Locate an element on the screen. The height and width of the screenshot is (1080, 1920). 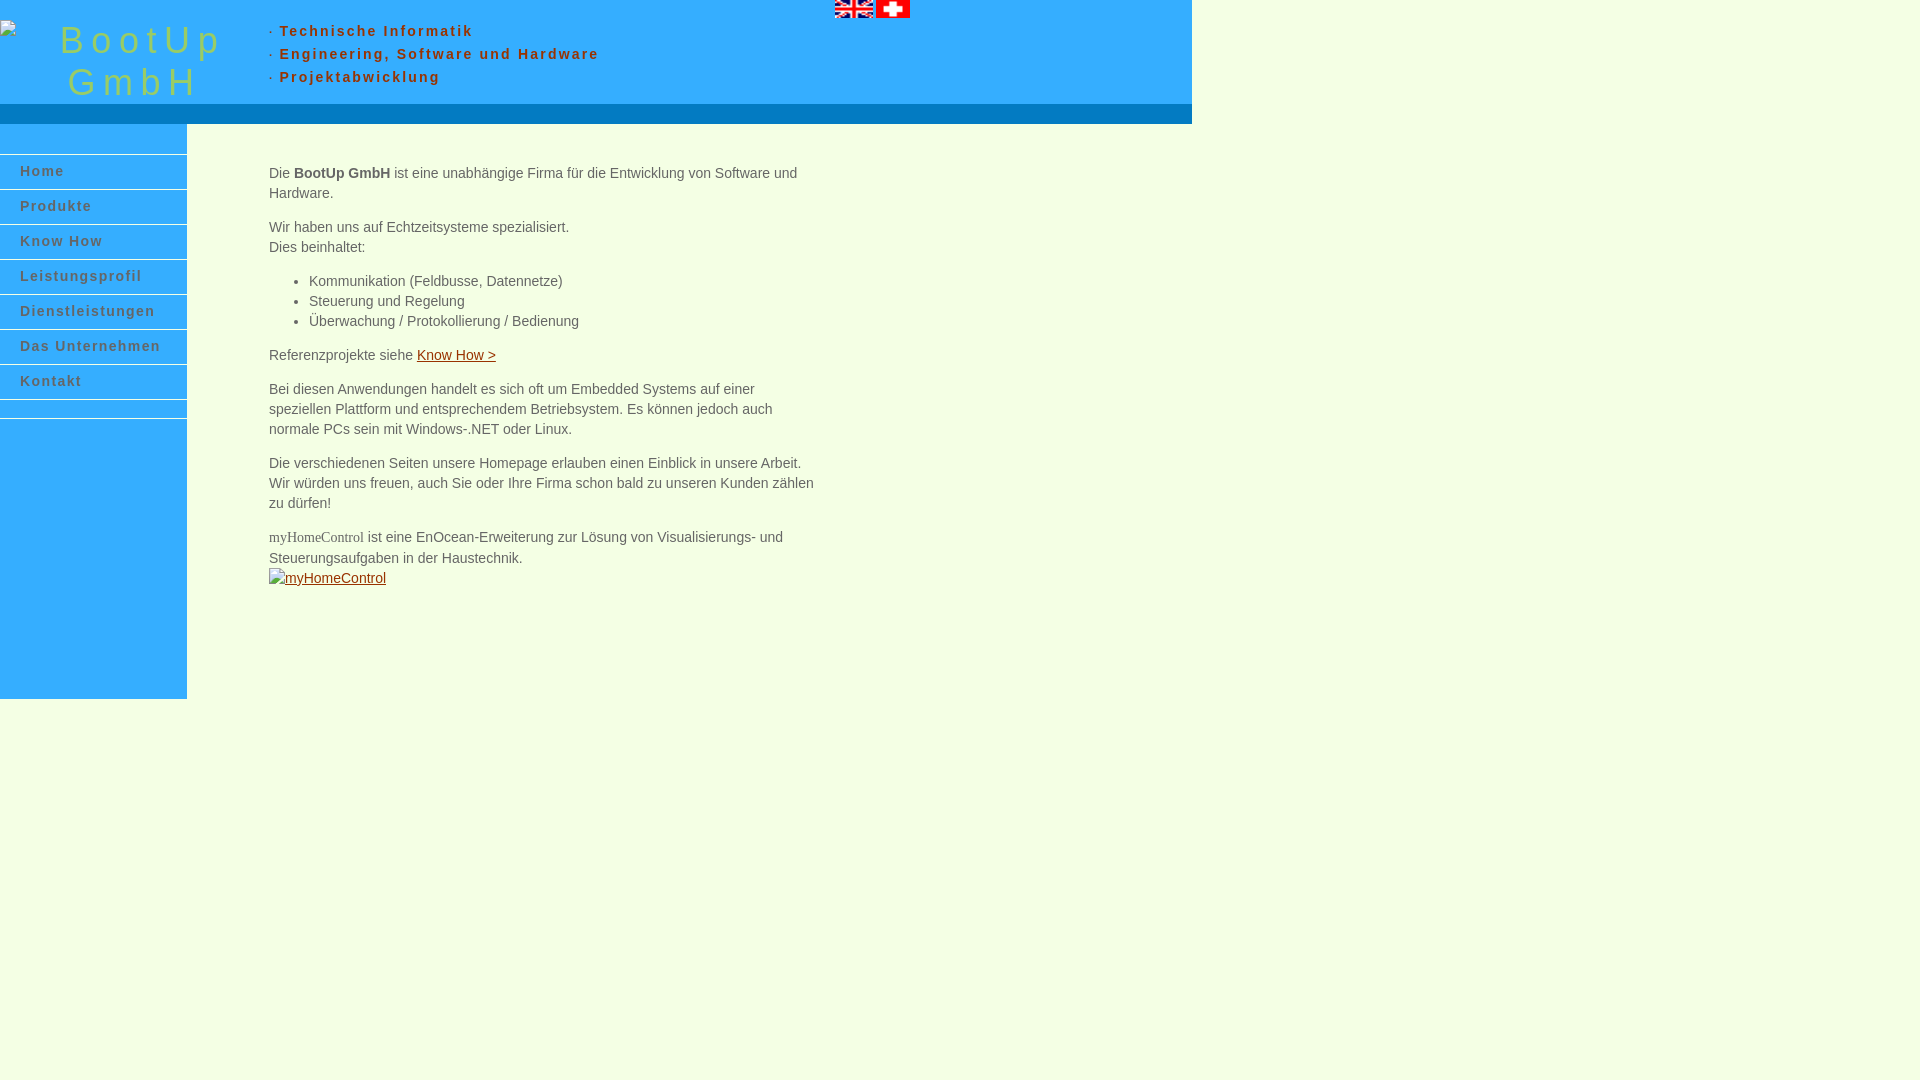
'Know How' is located at coordinates (92, 241).